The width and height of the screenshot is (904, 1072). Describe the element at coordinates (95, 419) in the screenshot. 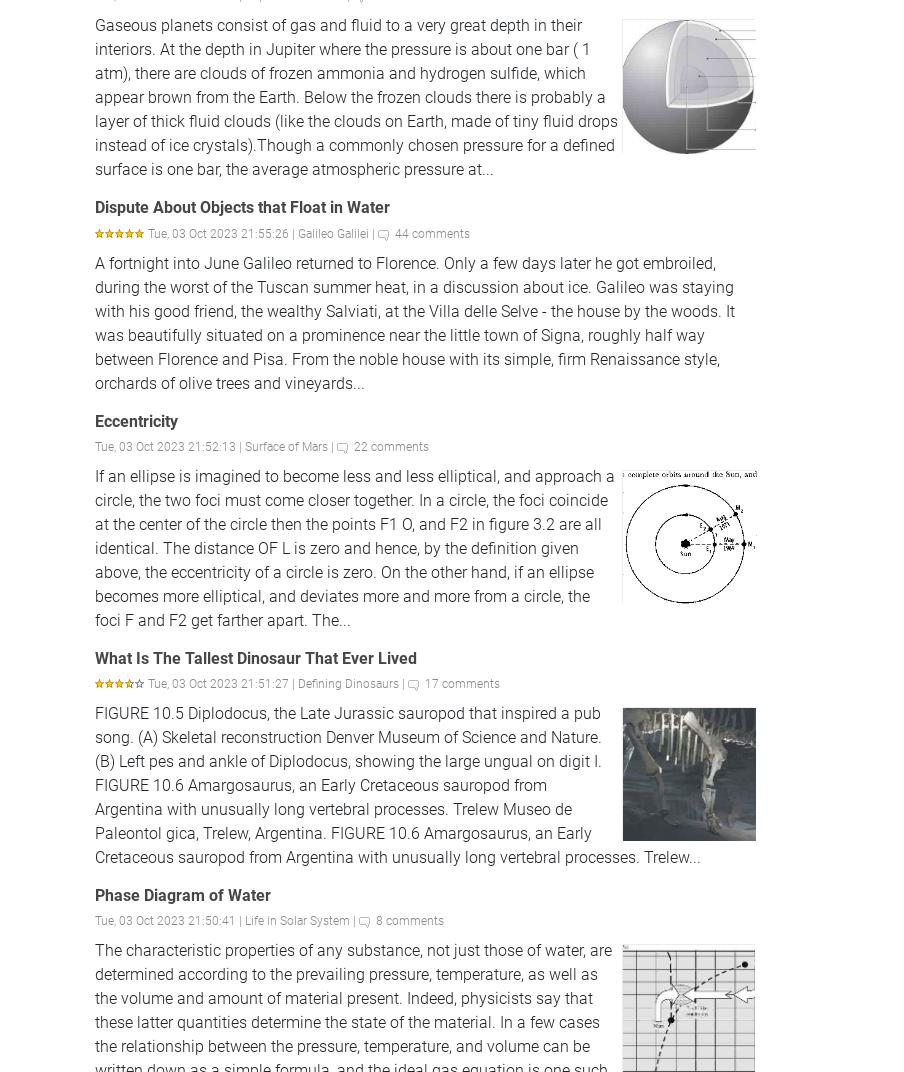

I see `'Eccentricity'` at that location.